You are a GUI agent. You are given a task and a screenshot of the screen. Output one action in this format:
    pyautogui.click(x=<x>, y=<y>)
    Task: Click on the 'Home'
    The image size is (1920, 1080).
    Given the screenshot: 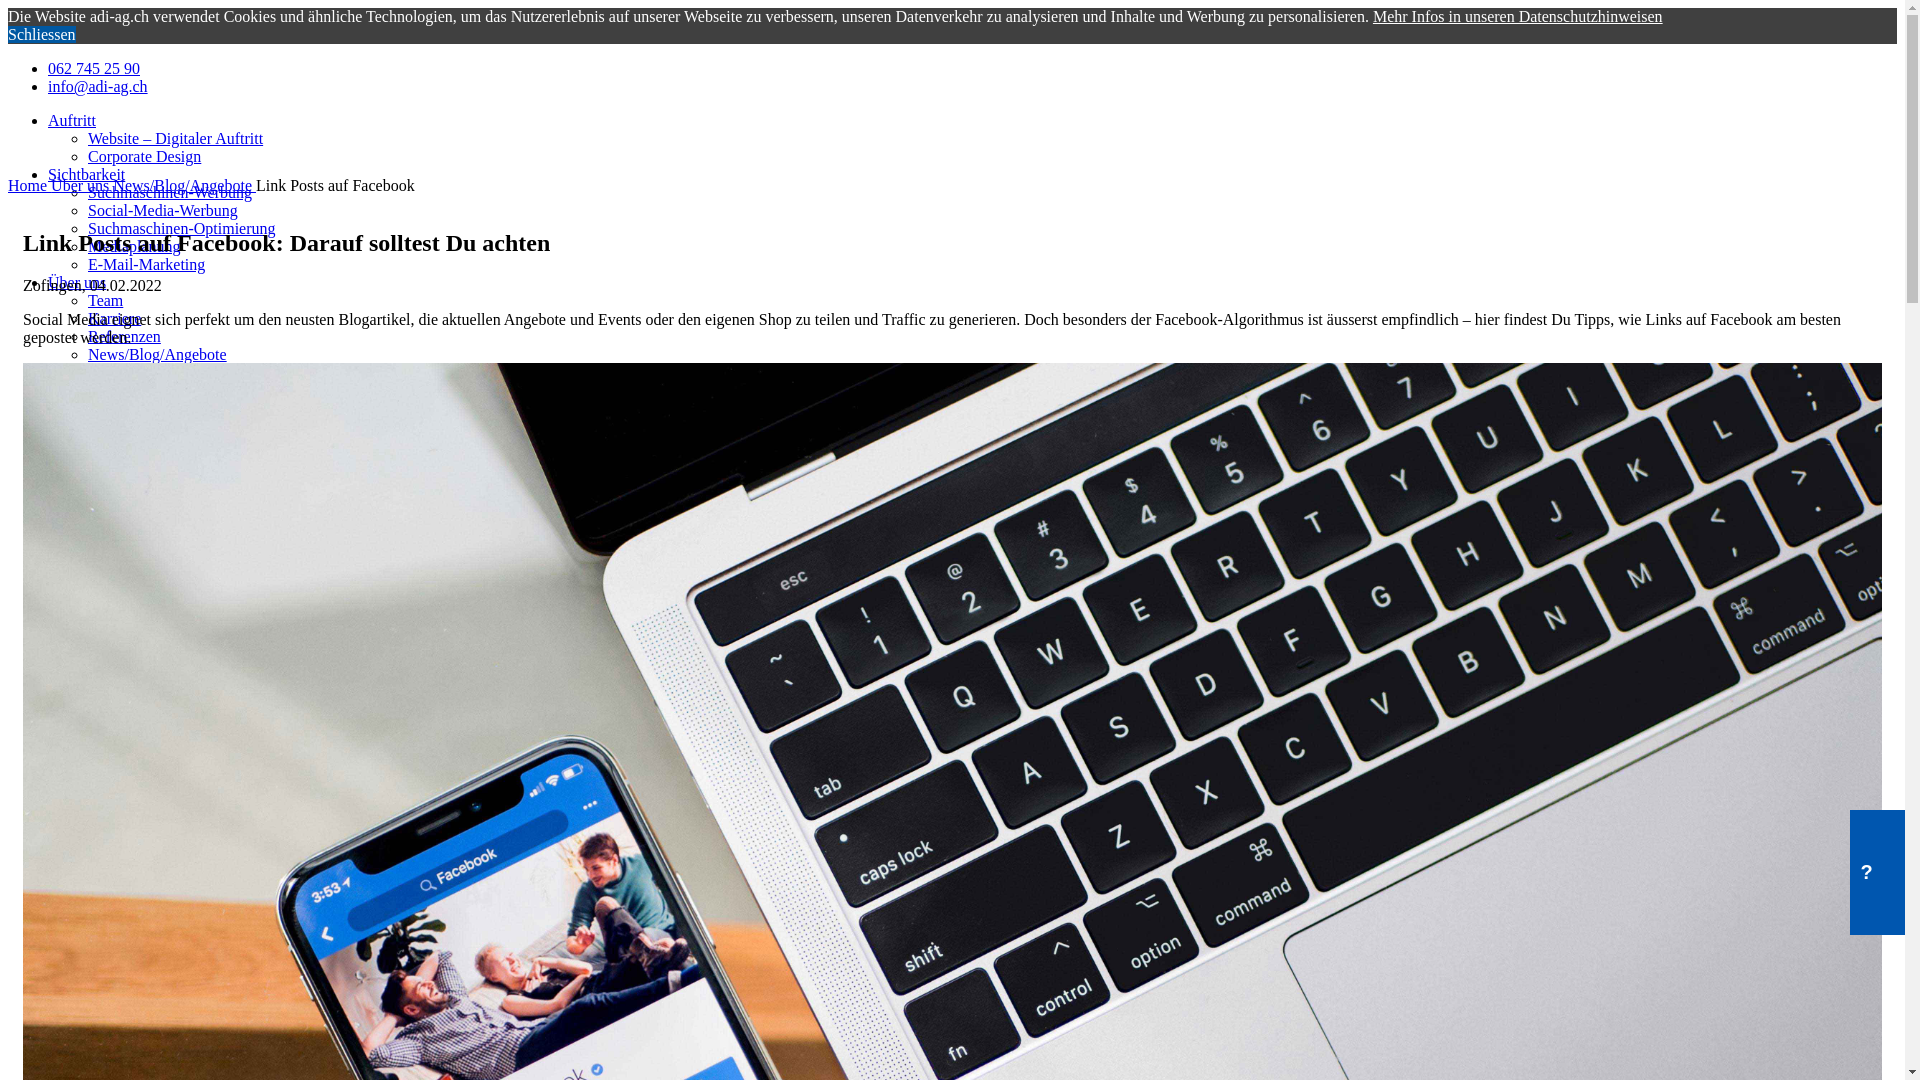 What is the action you would take?
    pyautogui.click(x=8, y=185)
    